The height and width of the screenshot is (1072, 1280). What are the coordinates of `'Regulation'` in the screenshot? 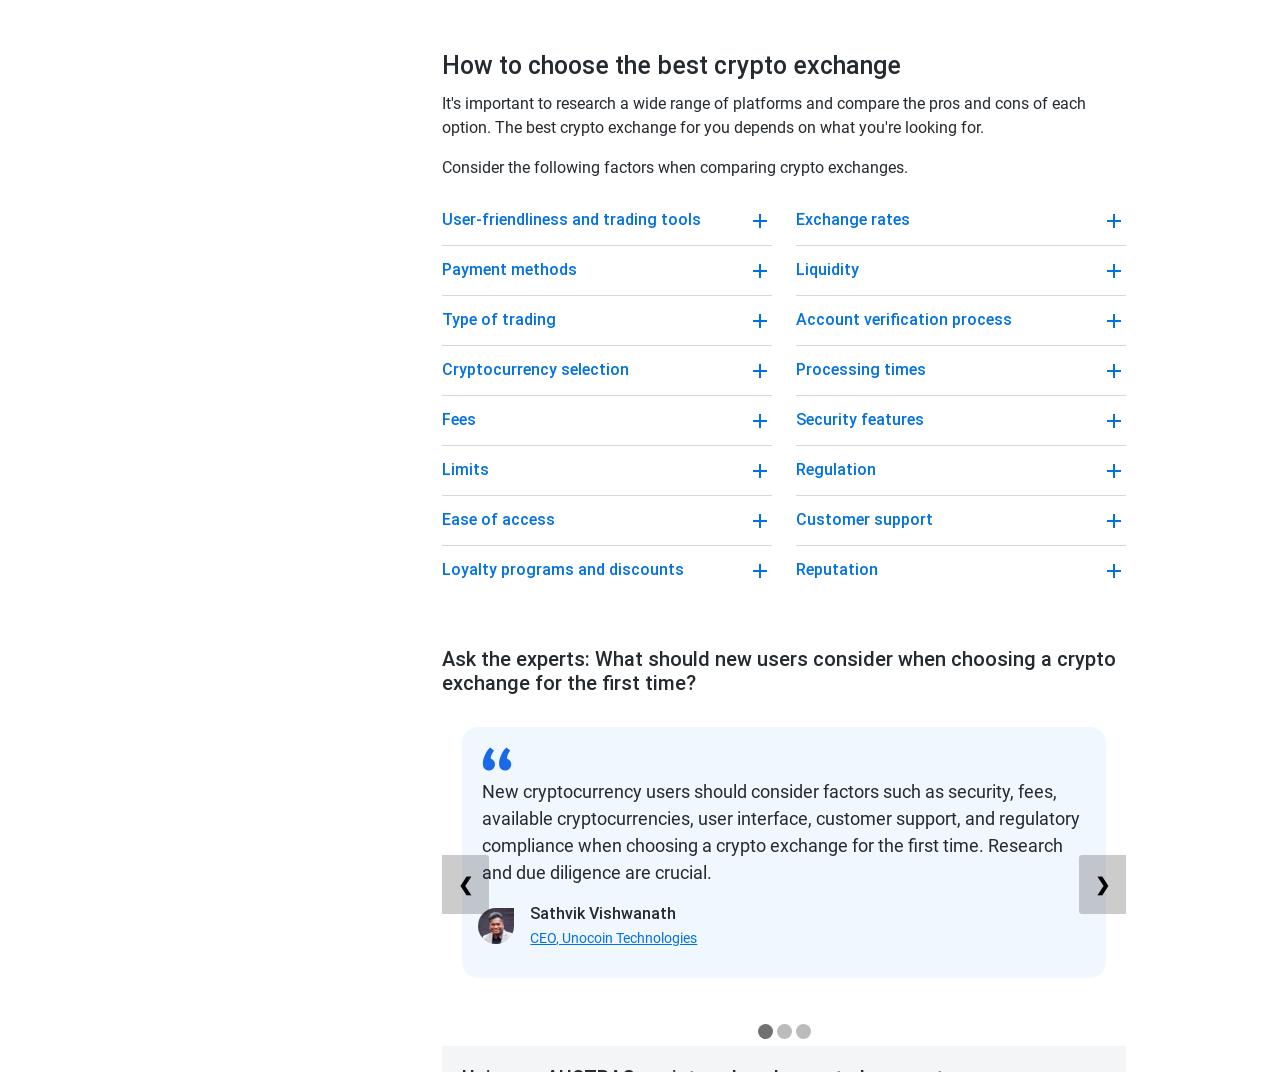 It's located at (835, 468).